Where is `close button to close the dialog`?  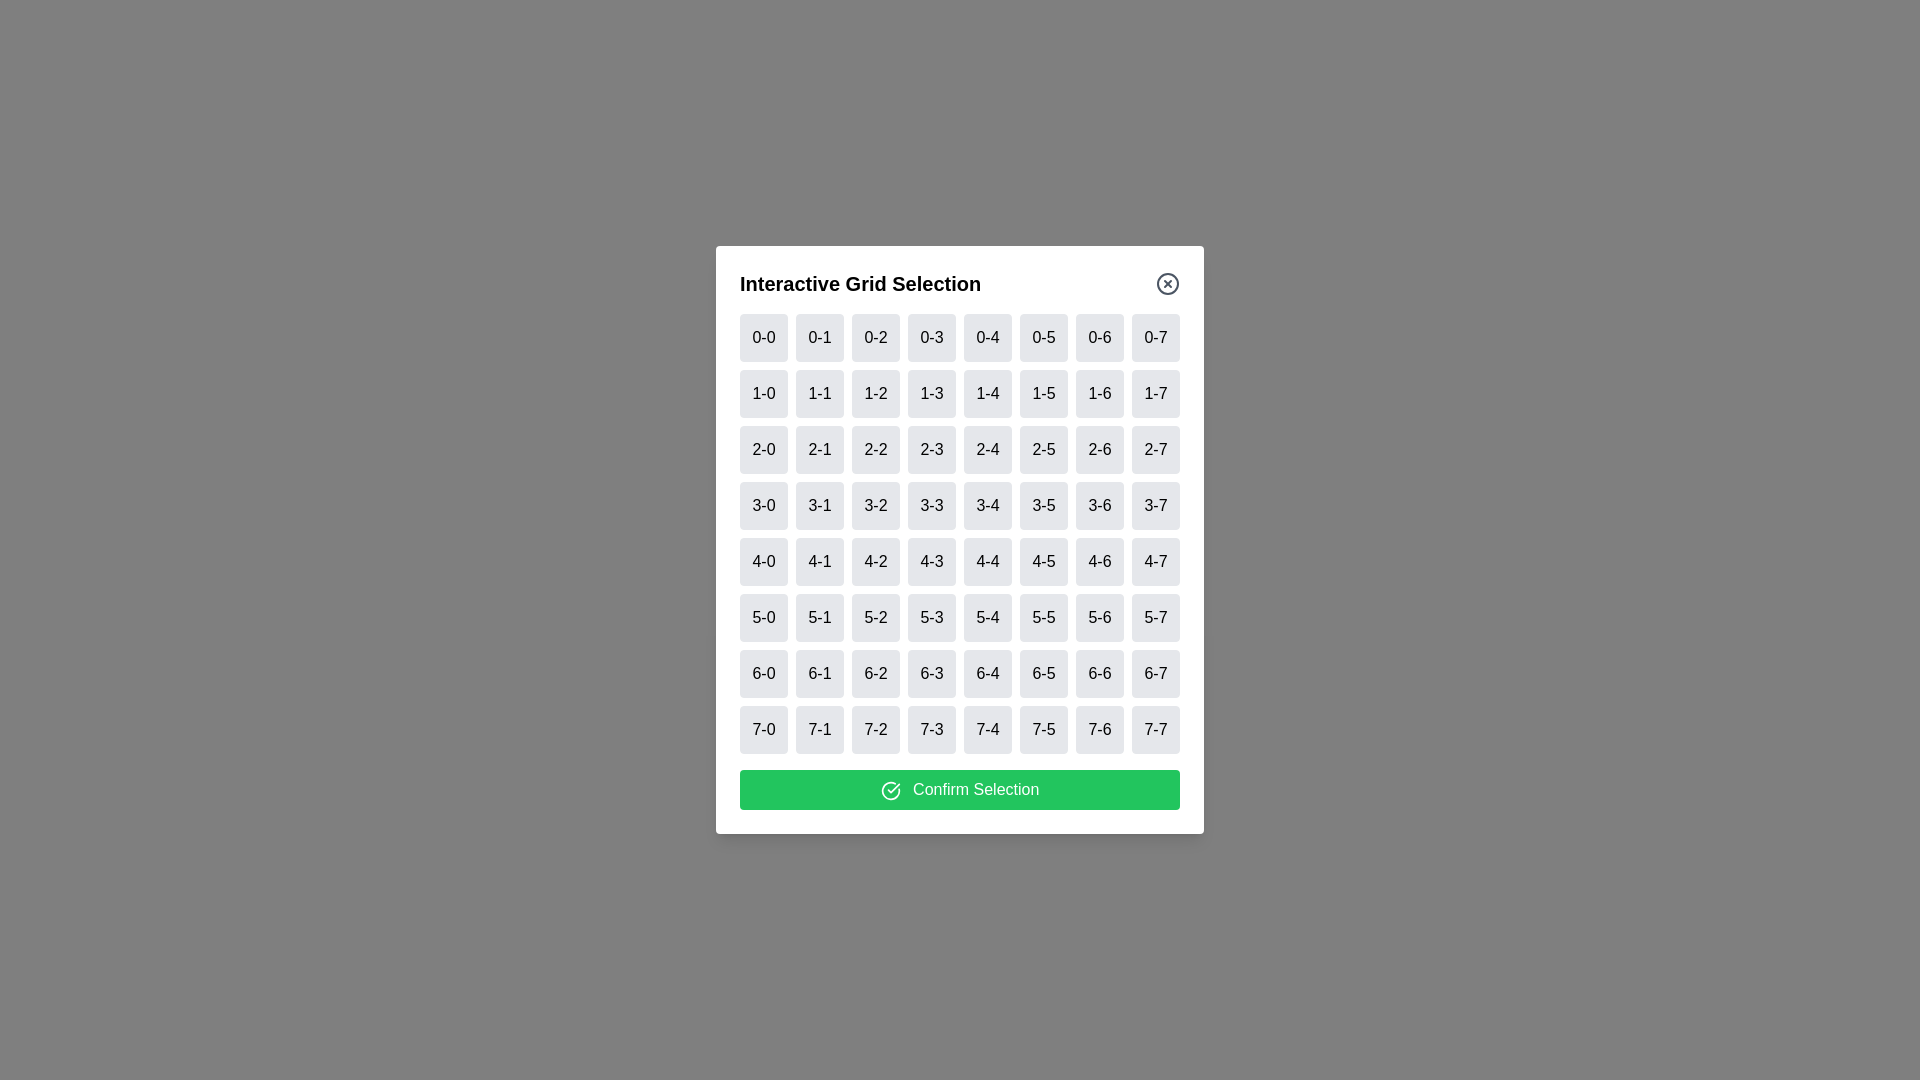 close button to close the dialog is located at coordinates (1167, 284).